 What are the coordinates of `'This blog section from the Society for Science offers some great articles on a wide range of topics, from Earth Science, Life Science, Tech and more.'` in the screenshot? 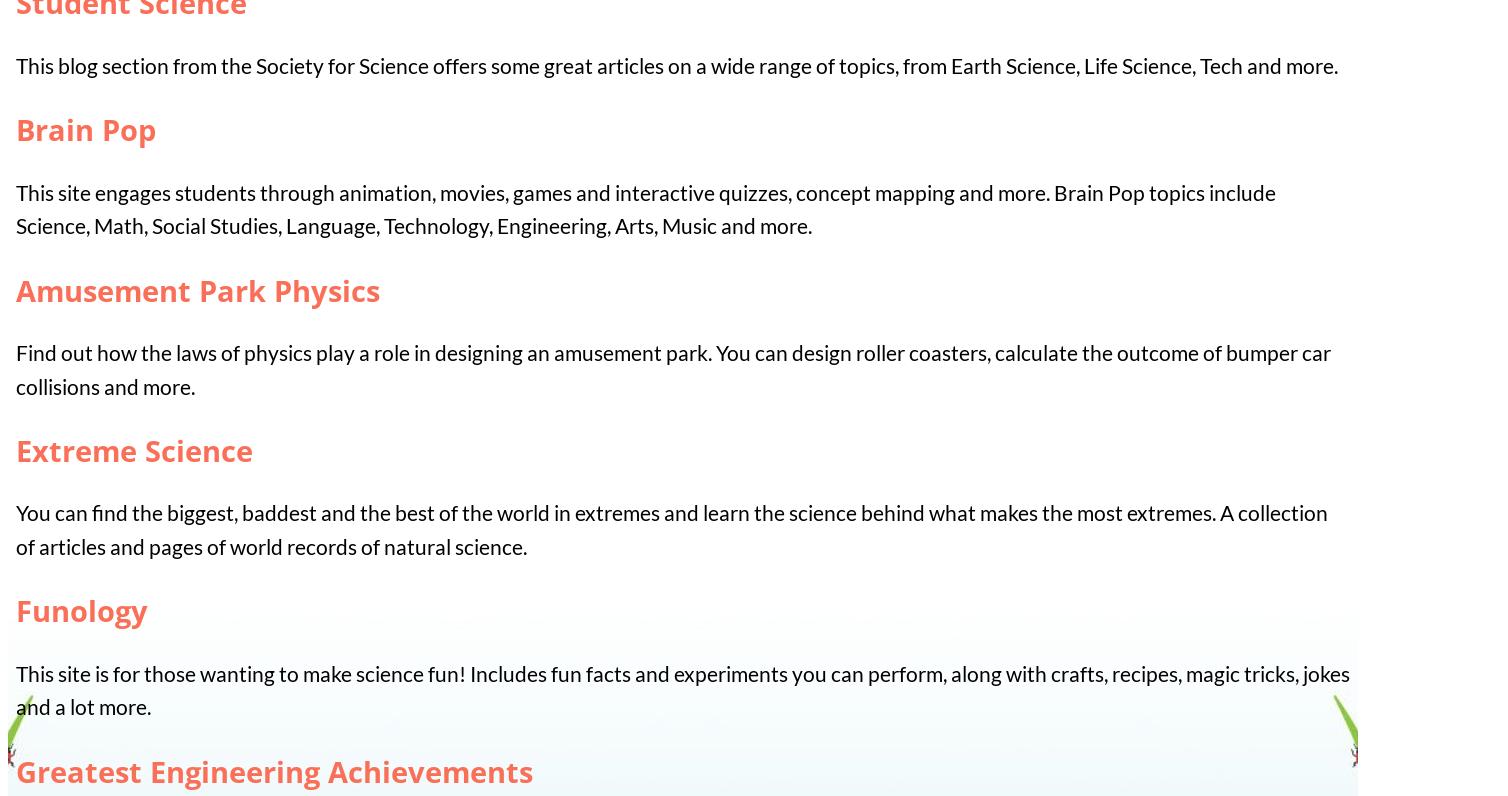 It's located at (675, 64).